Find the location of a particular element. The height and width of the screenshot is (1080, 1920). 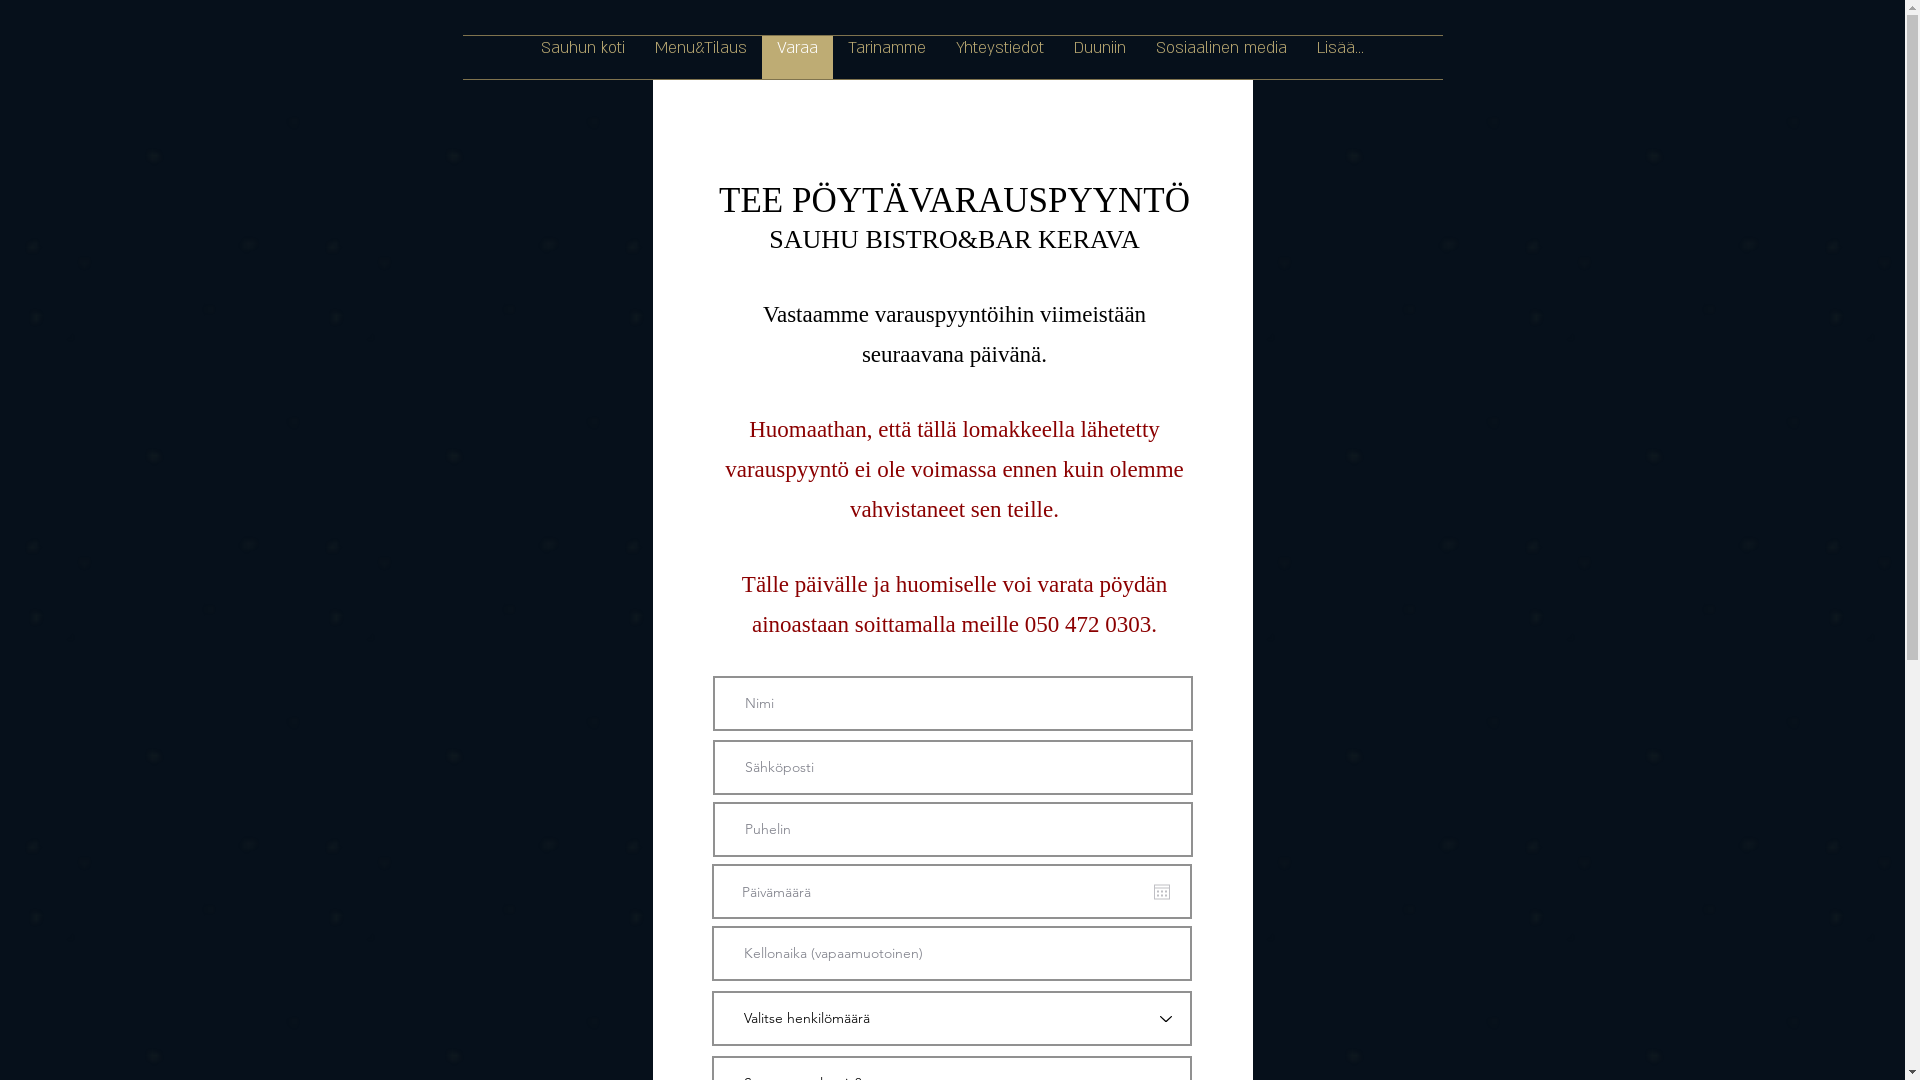

'Yhteystiedot' is located at coordinates (999, 56).